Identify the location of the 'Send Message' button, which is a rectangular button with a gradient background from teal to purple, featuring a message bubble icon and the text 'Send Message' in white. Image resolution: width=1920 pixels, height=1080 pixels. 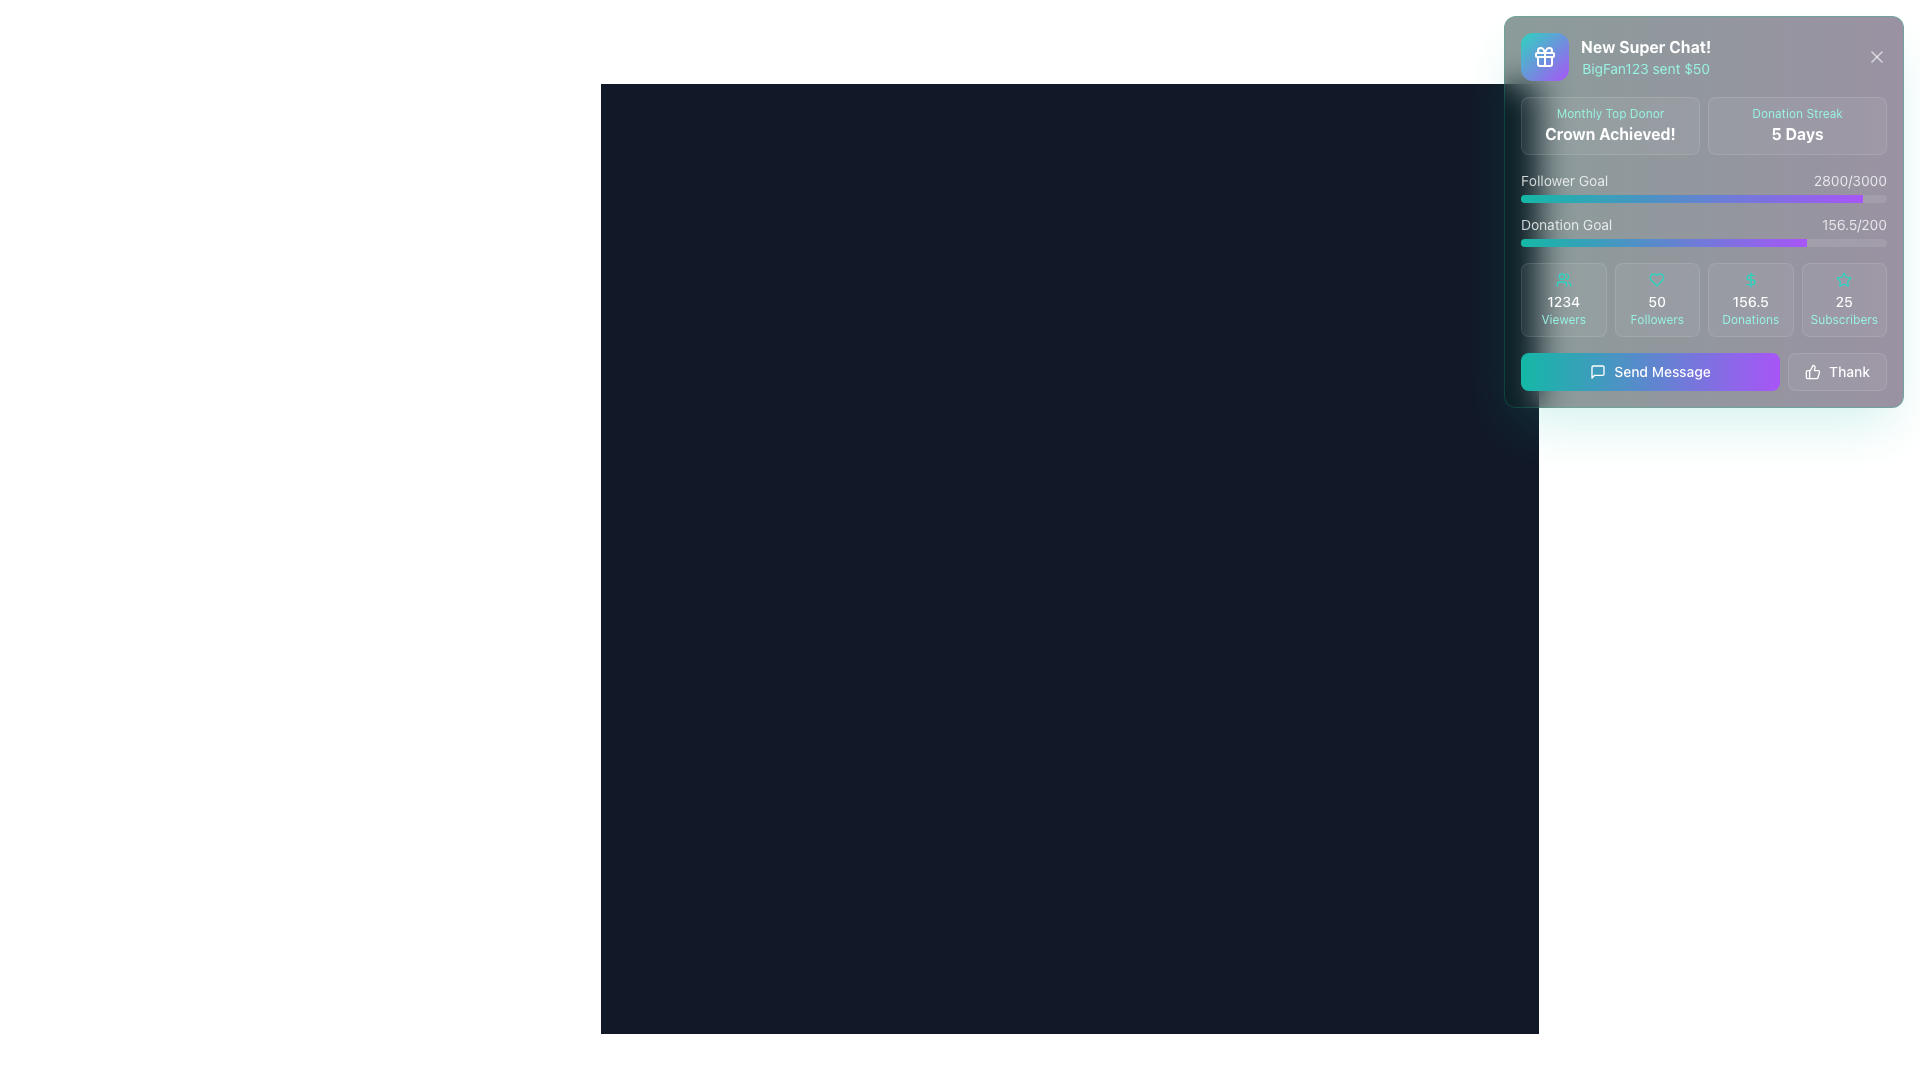
(1650, 371).